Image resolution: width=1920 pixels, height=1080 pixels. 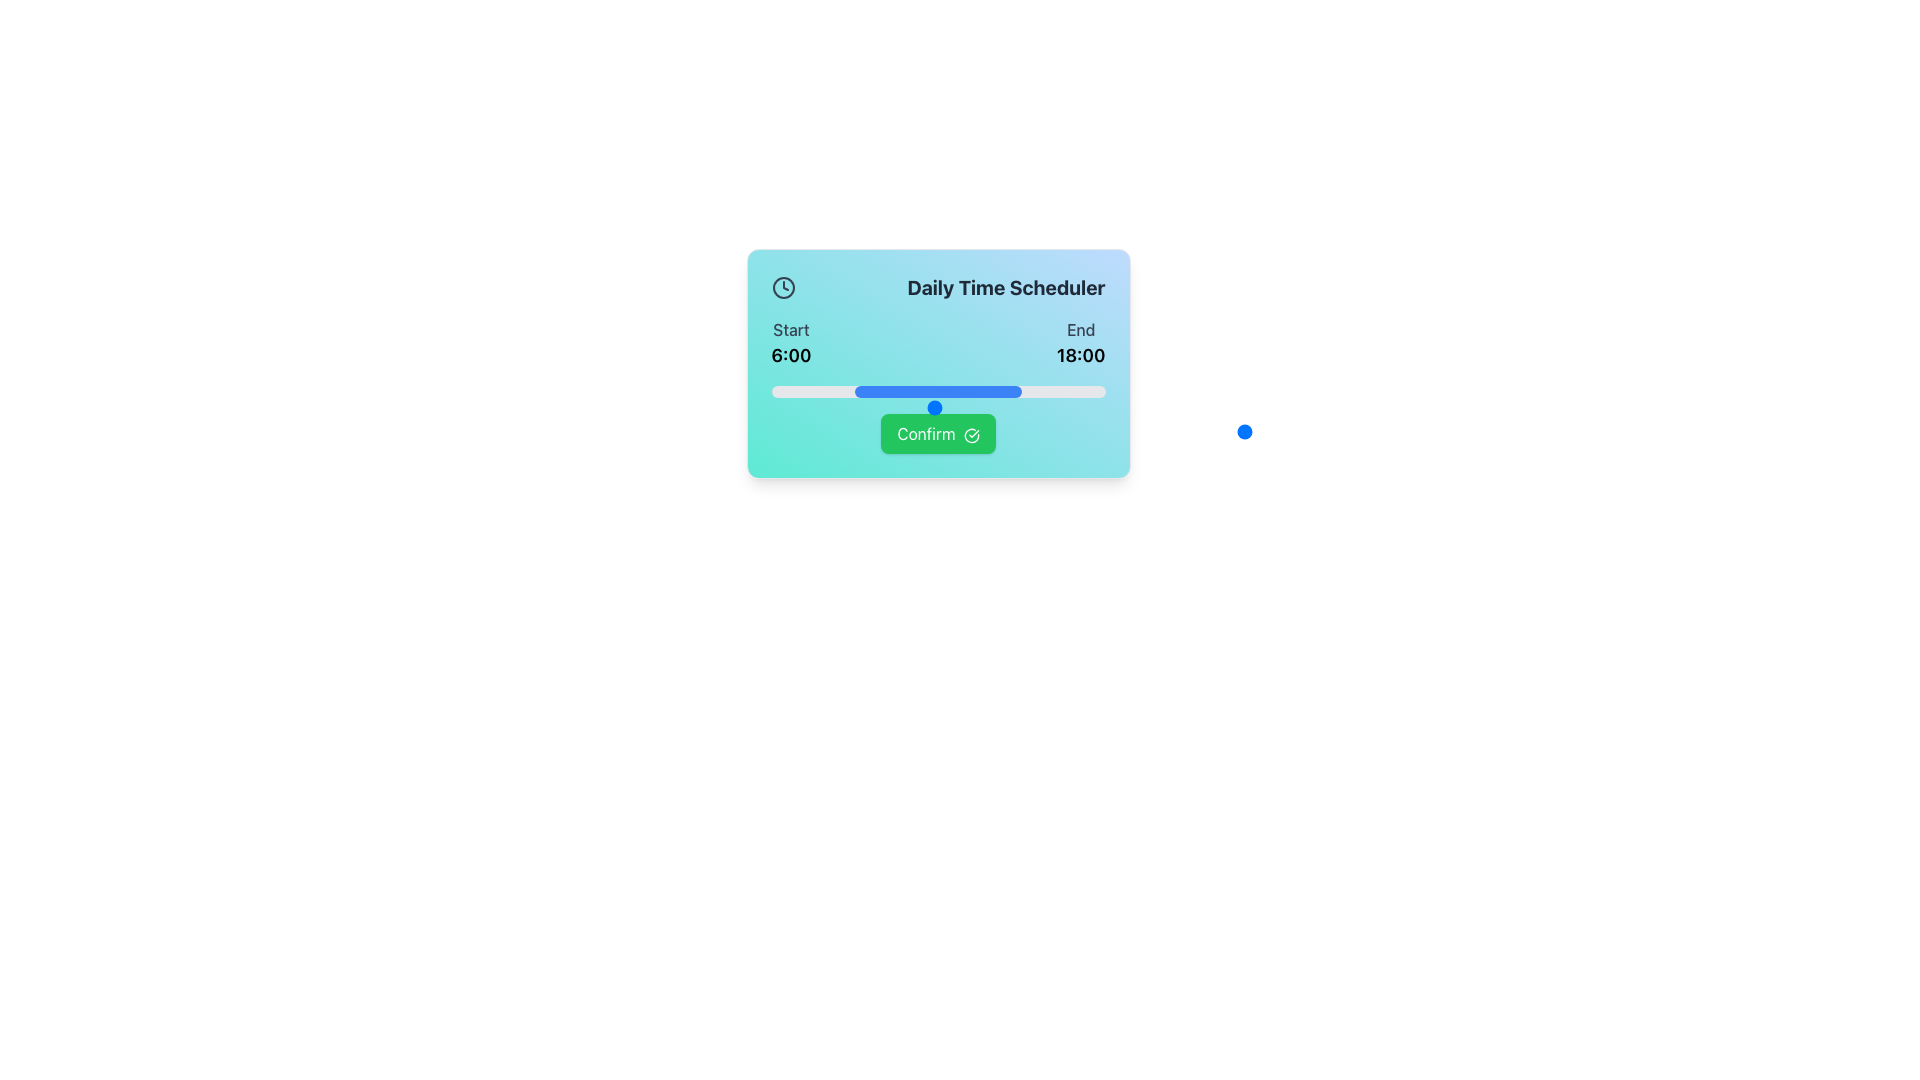 I want to click on the slider, so click(x=1057, y=392).